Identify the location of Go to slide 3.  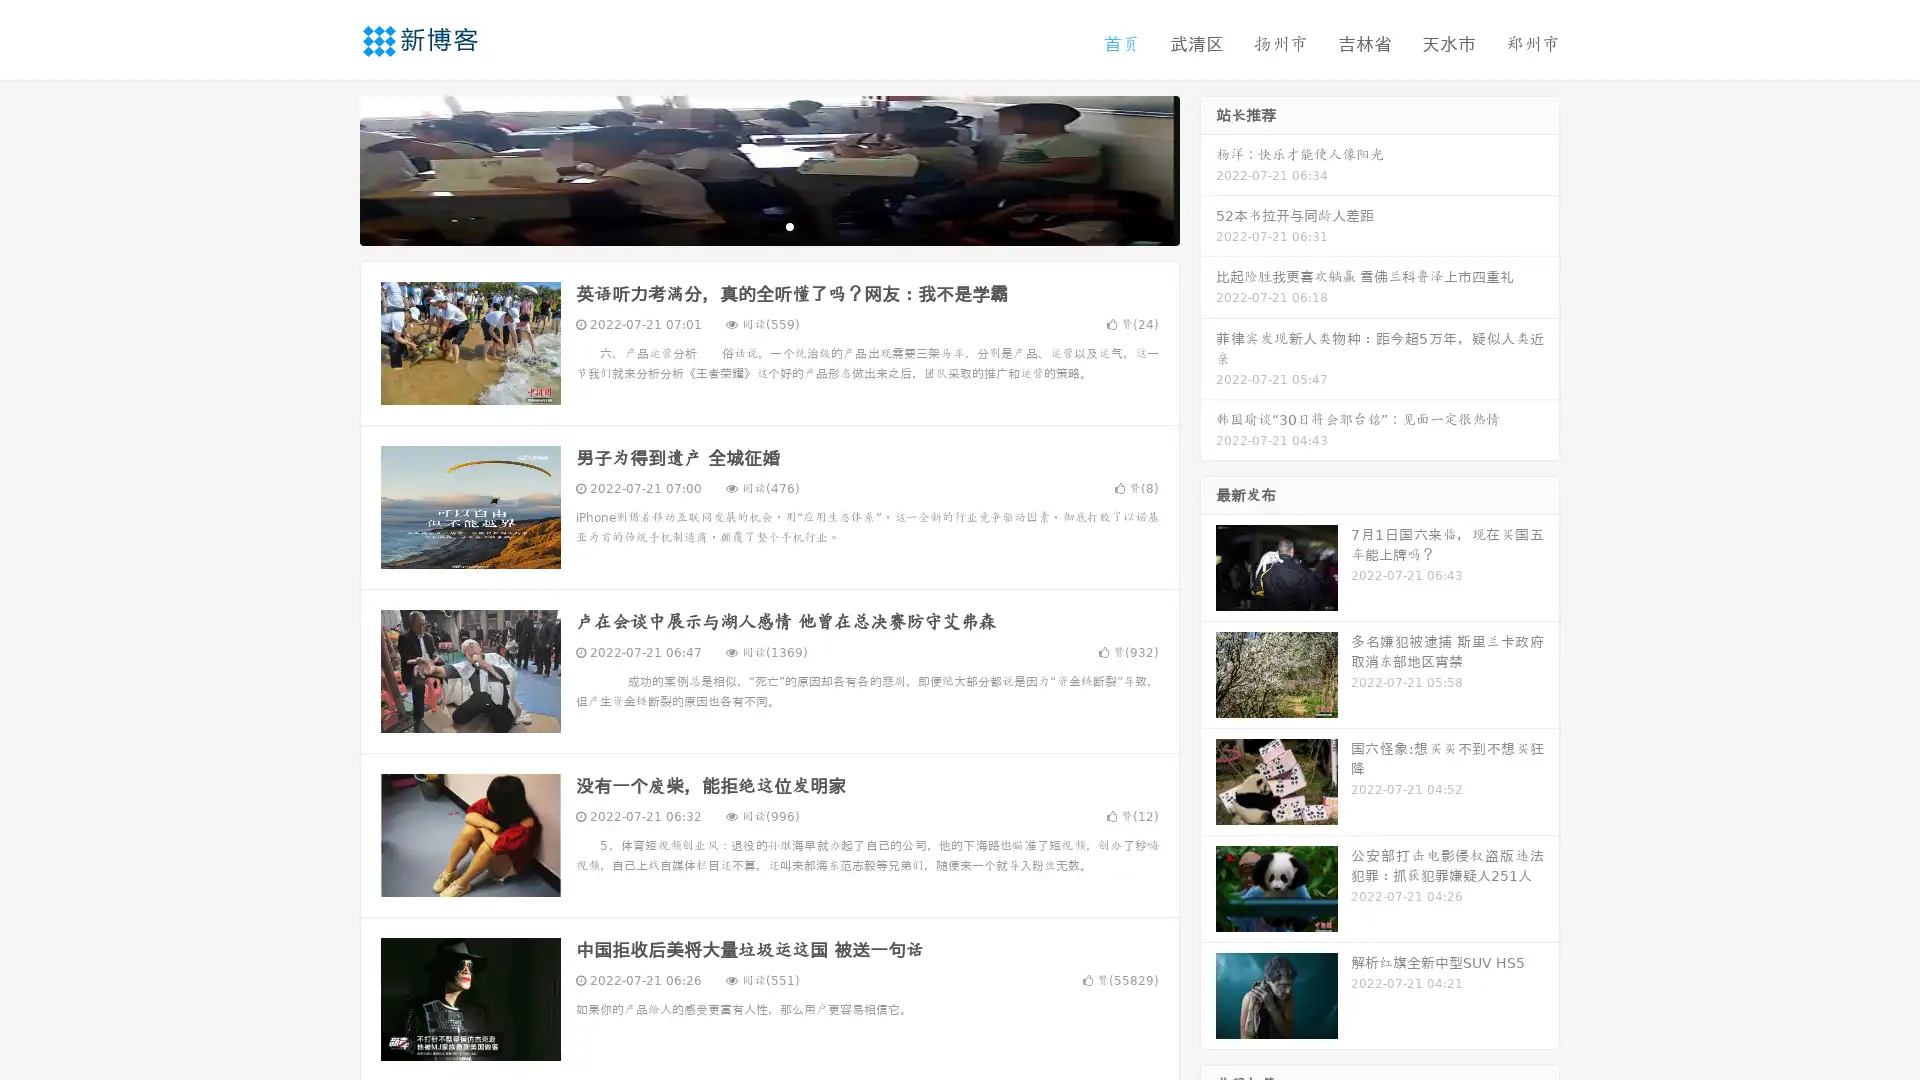
(789, 225).